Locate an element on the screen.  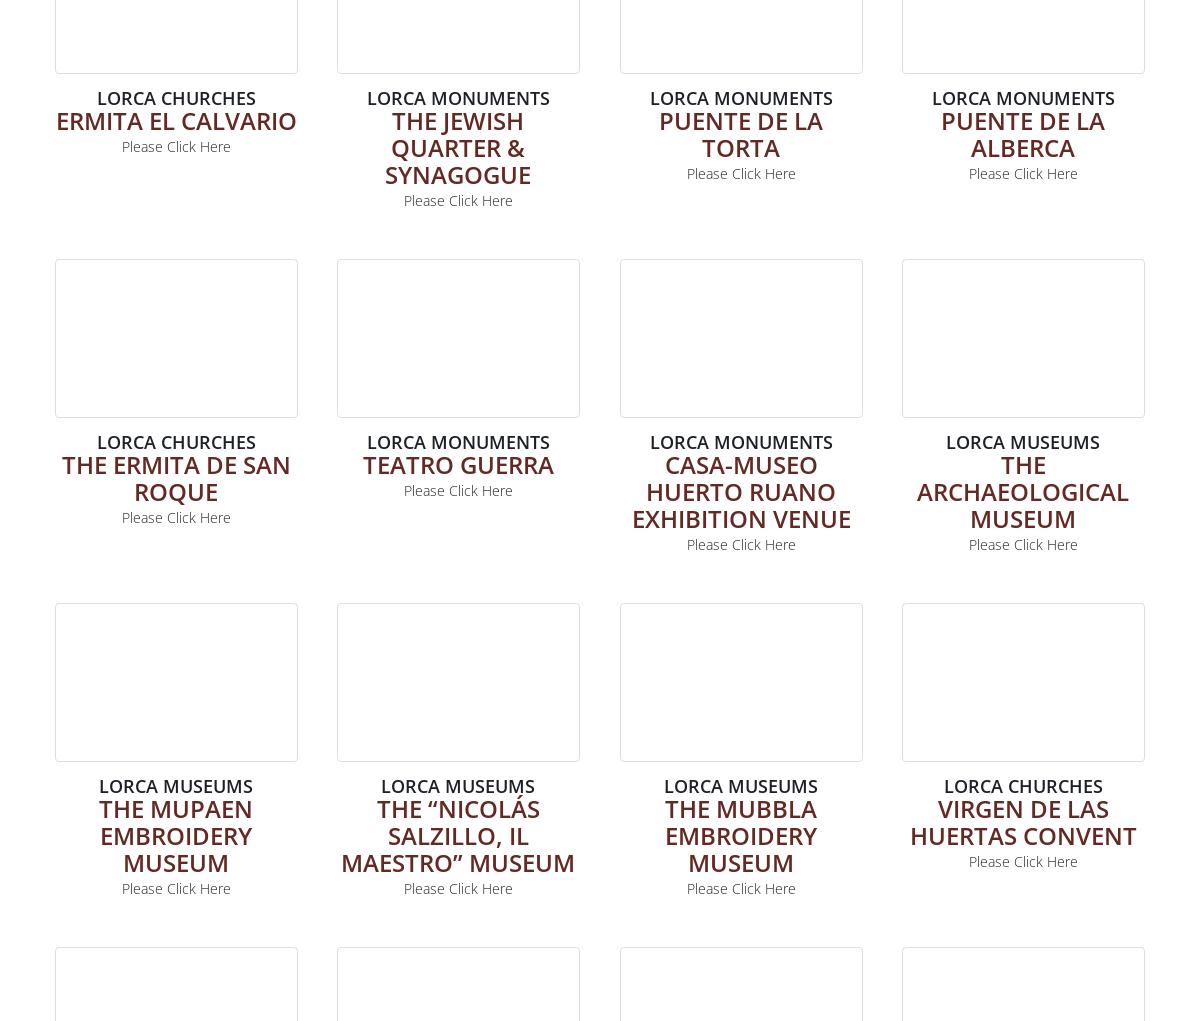
'Casa-Museo Huerto Ruano exhibition venue' is located at coordinates (740, 489).